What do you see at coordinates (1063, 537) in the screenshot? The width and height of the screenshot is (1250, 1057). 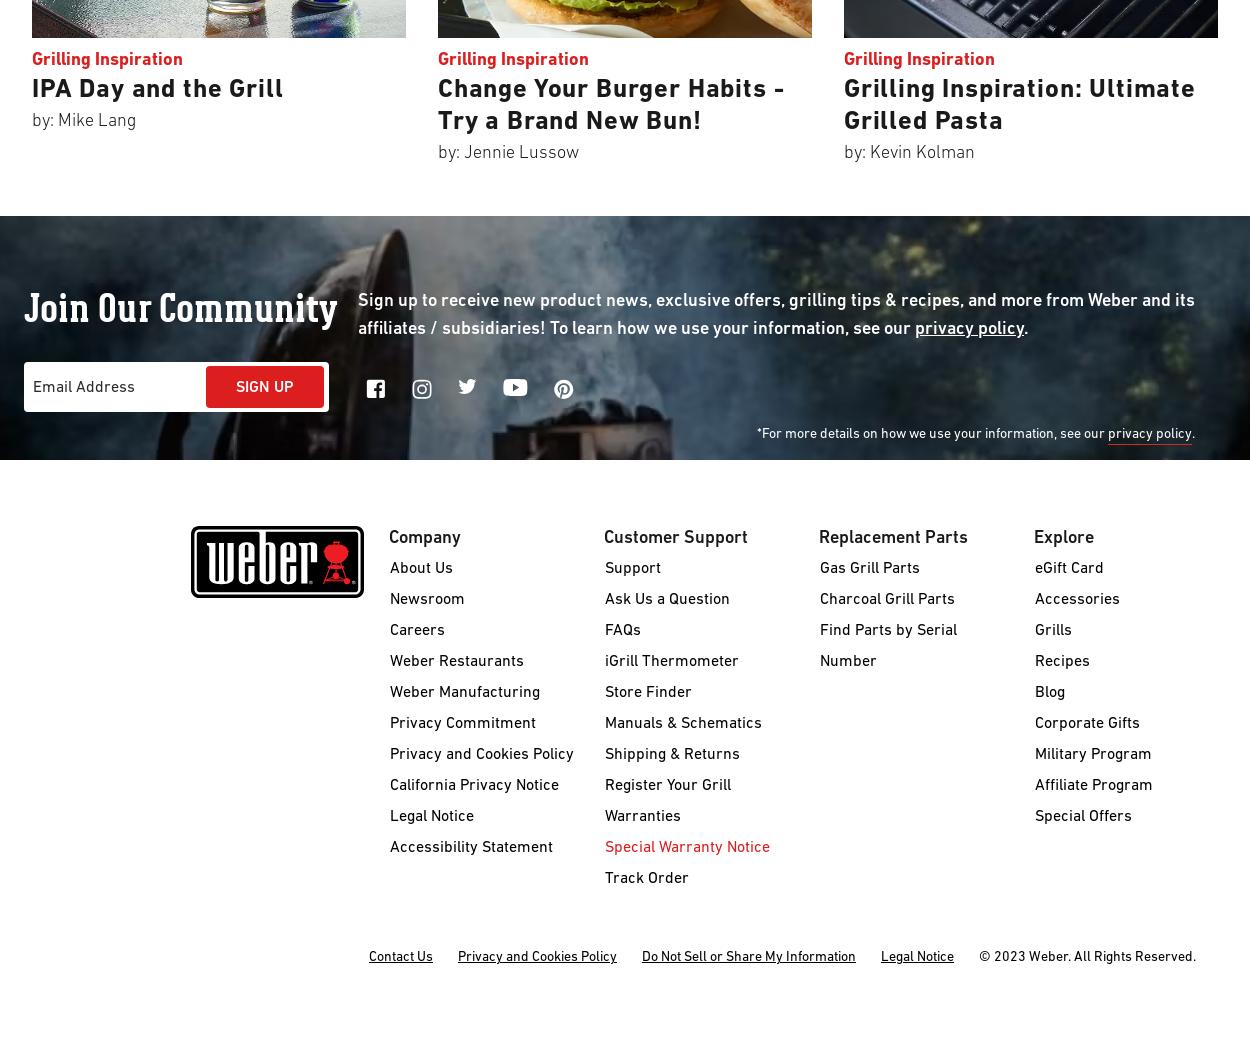 I see `'Explore'` at bounding box center [1063, 537].